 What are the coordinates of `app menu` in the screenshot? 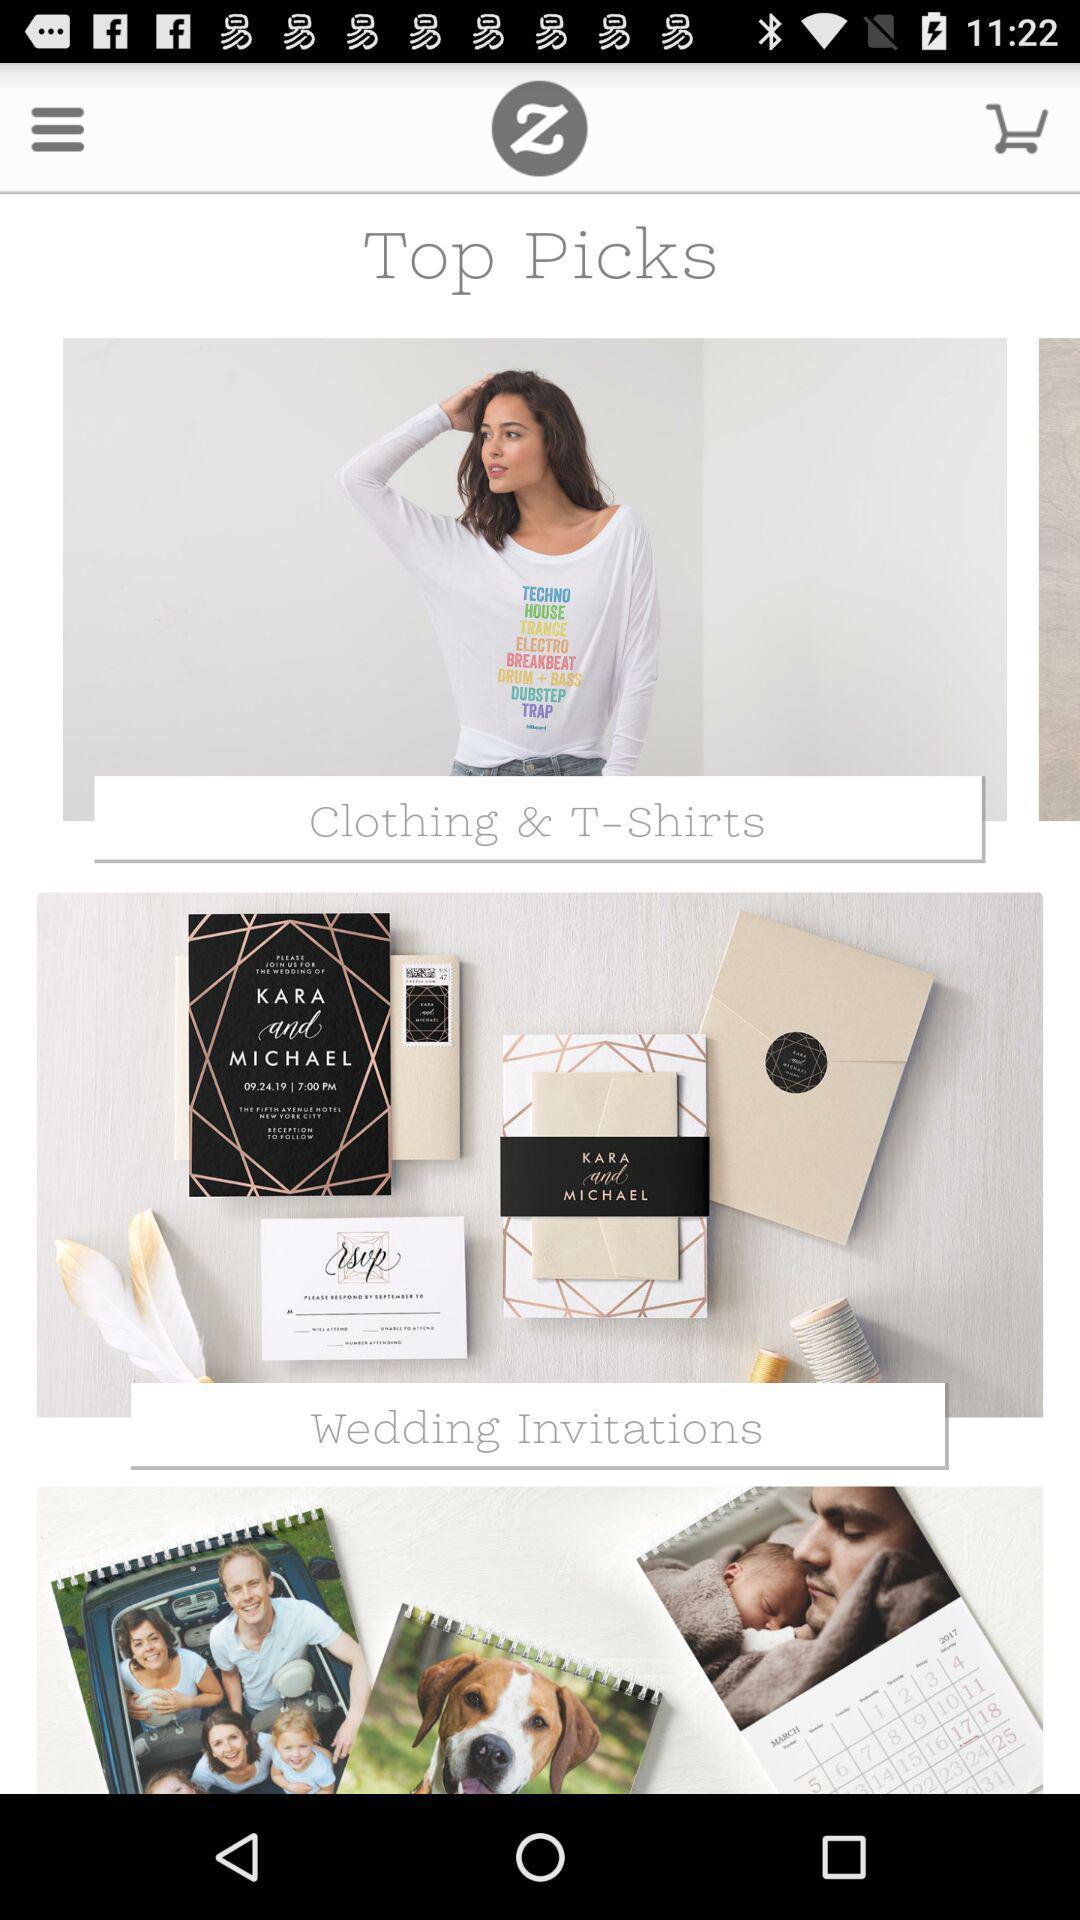 It's located at (538, 127).